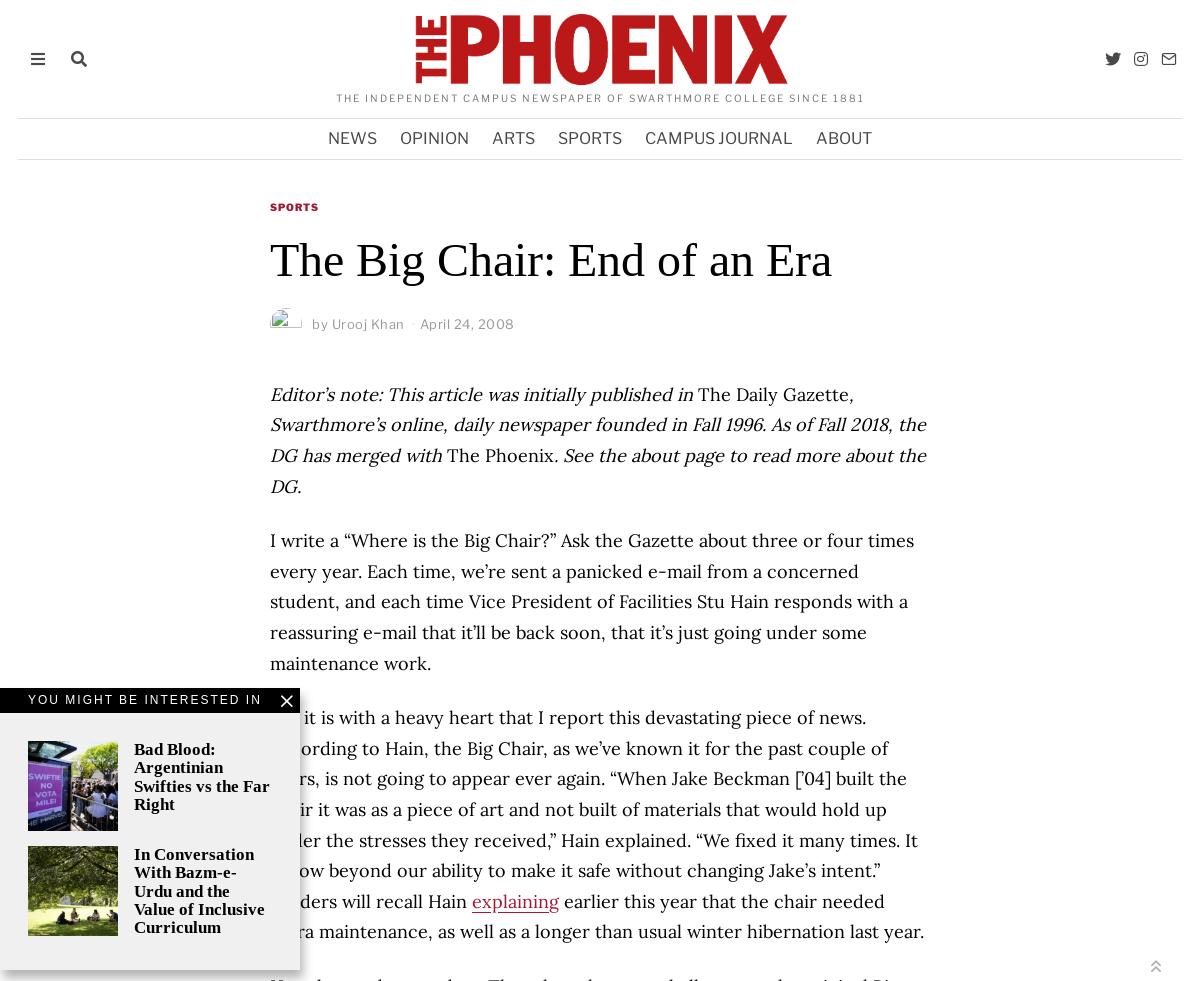 The image size is (1200, 981). Describe the element at coordinates (269, 469) in the screenshot. I see `'. See the about page to read more about the DG.'` at that location.